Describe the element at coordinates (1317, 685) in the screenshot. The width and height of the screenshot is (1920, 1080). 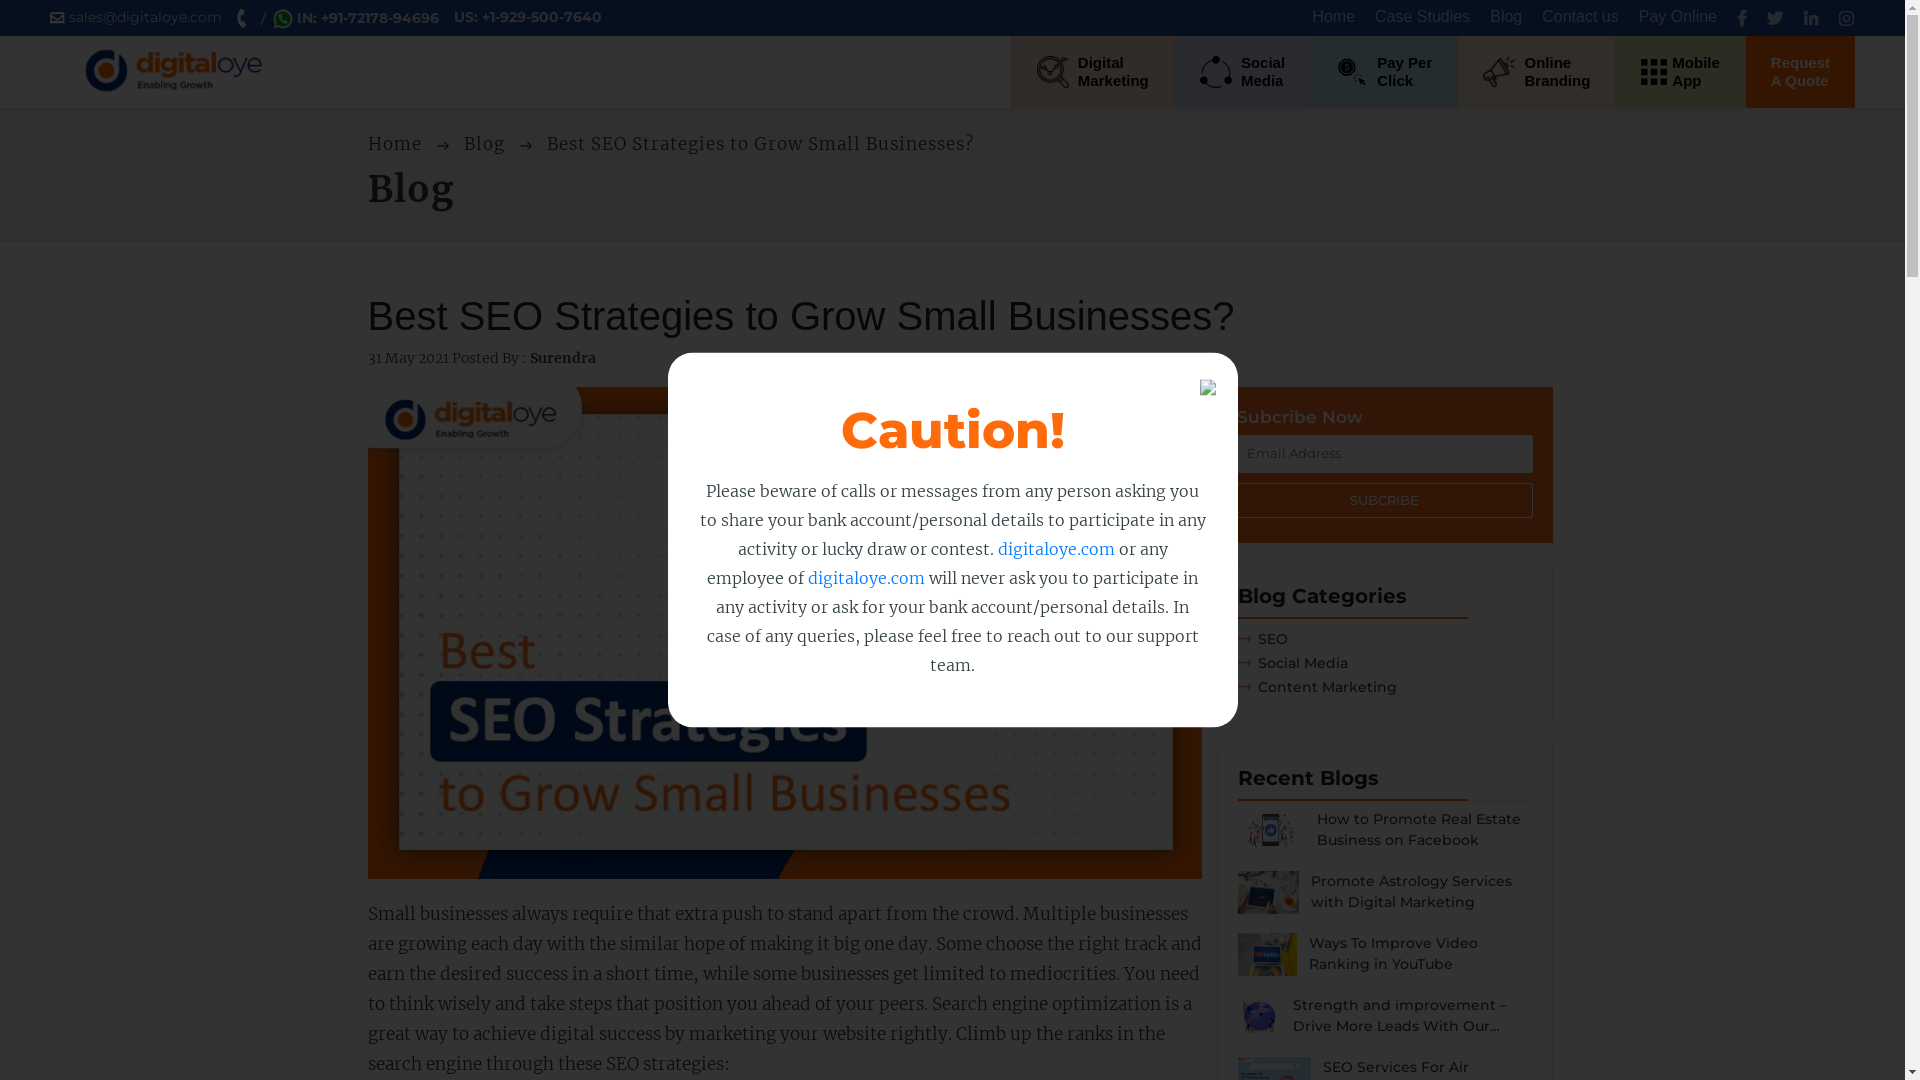
I see `'Content Marketing'` at that location.